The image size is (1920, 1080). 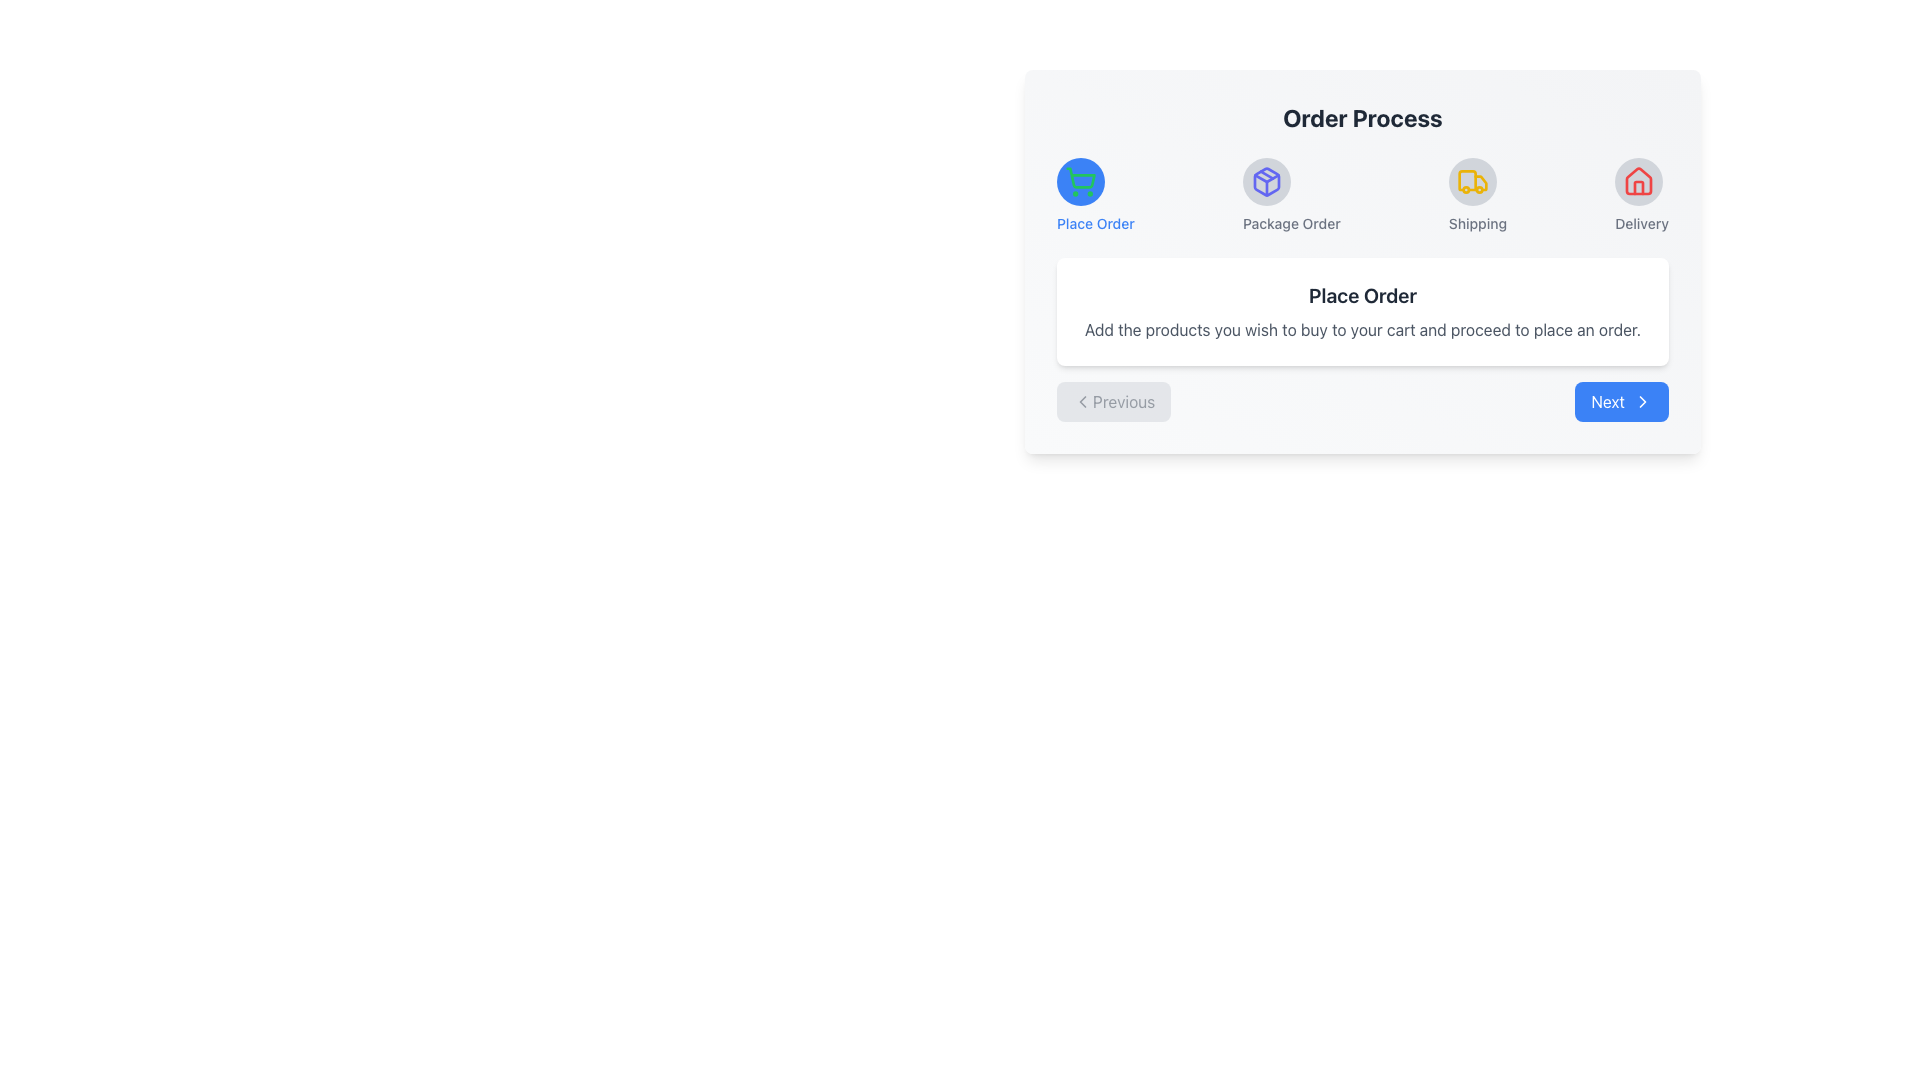 What do you see at coordinates (1266, 181) in the screenshot?
I see `the 'Package Order' icon, which represents the second step in the order process navigation bar` at bounding box center [1266, 181].